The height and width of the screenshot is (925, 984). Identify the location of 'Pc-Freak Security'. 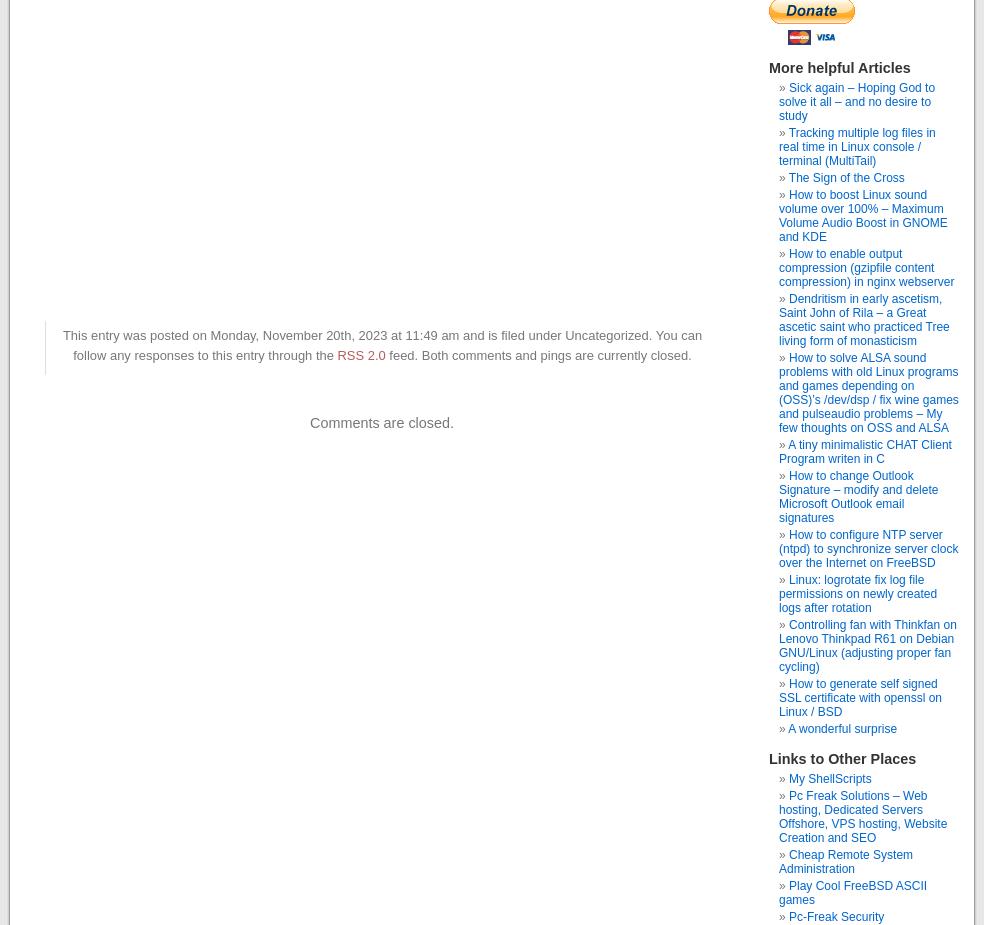
(835, 917).